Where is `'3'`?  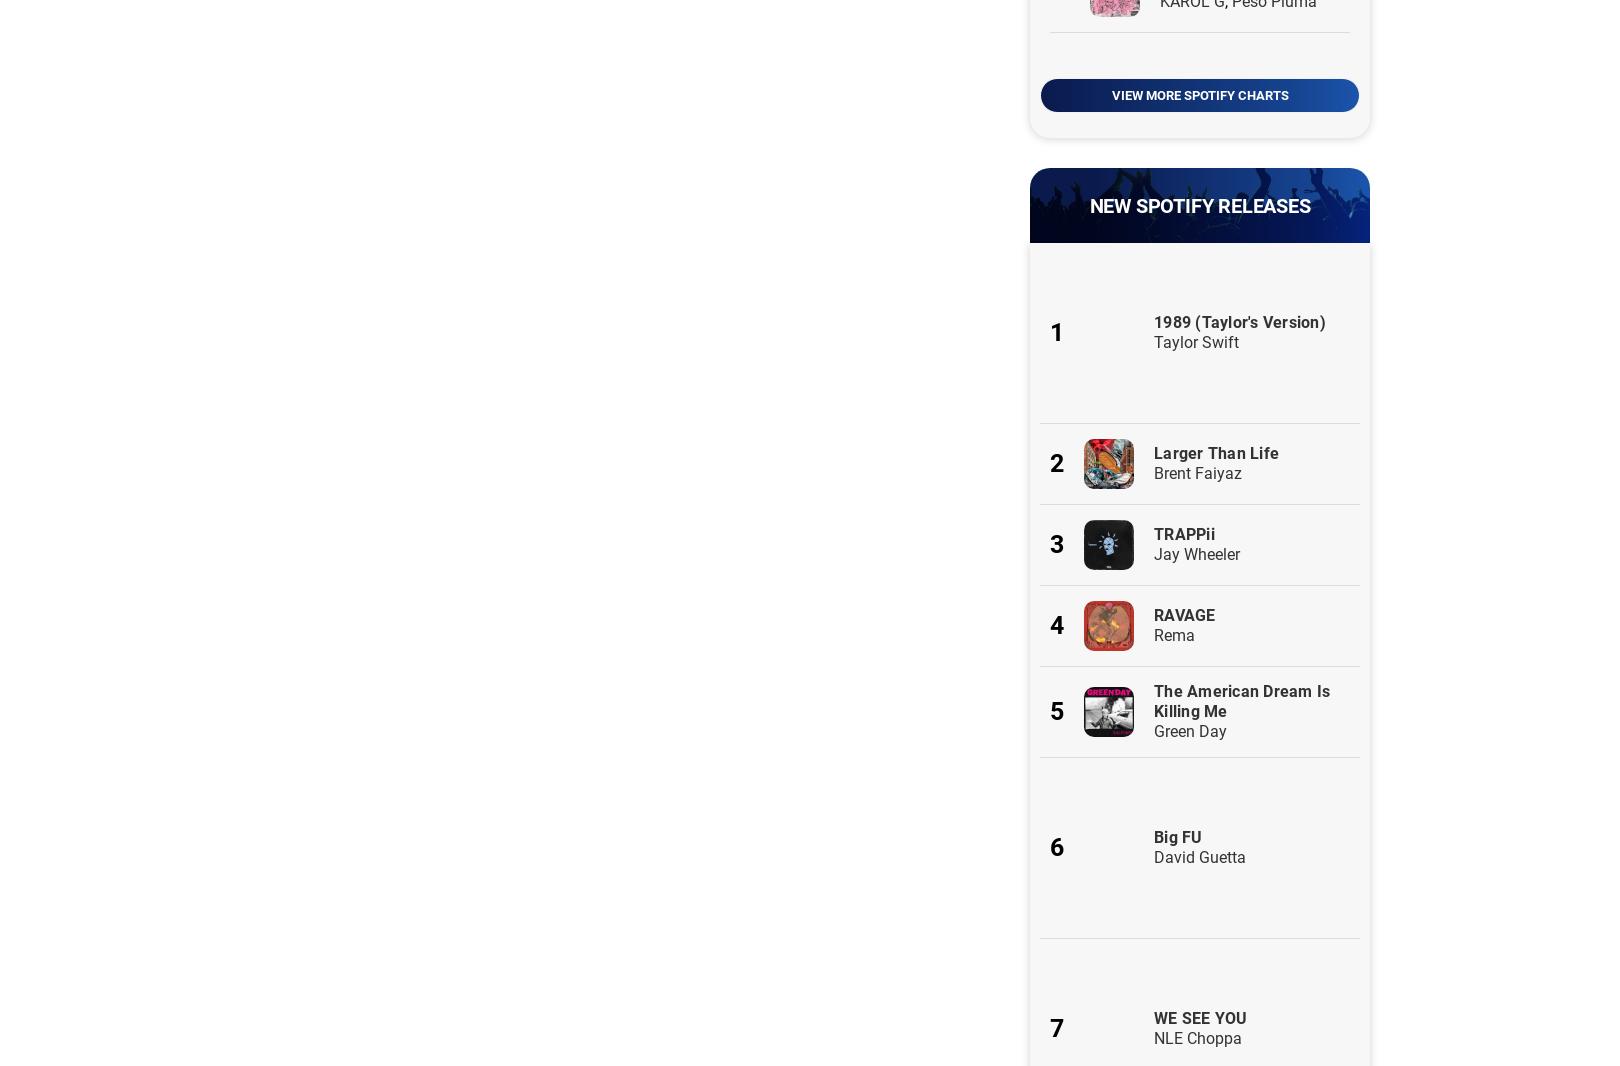 '3' is located at coordinates (1056, 543).